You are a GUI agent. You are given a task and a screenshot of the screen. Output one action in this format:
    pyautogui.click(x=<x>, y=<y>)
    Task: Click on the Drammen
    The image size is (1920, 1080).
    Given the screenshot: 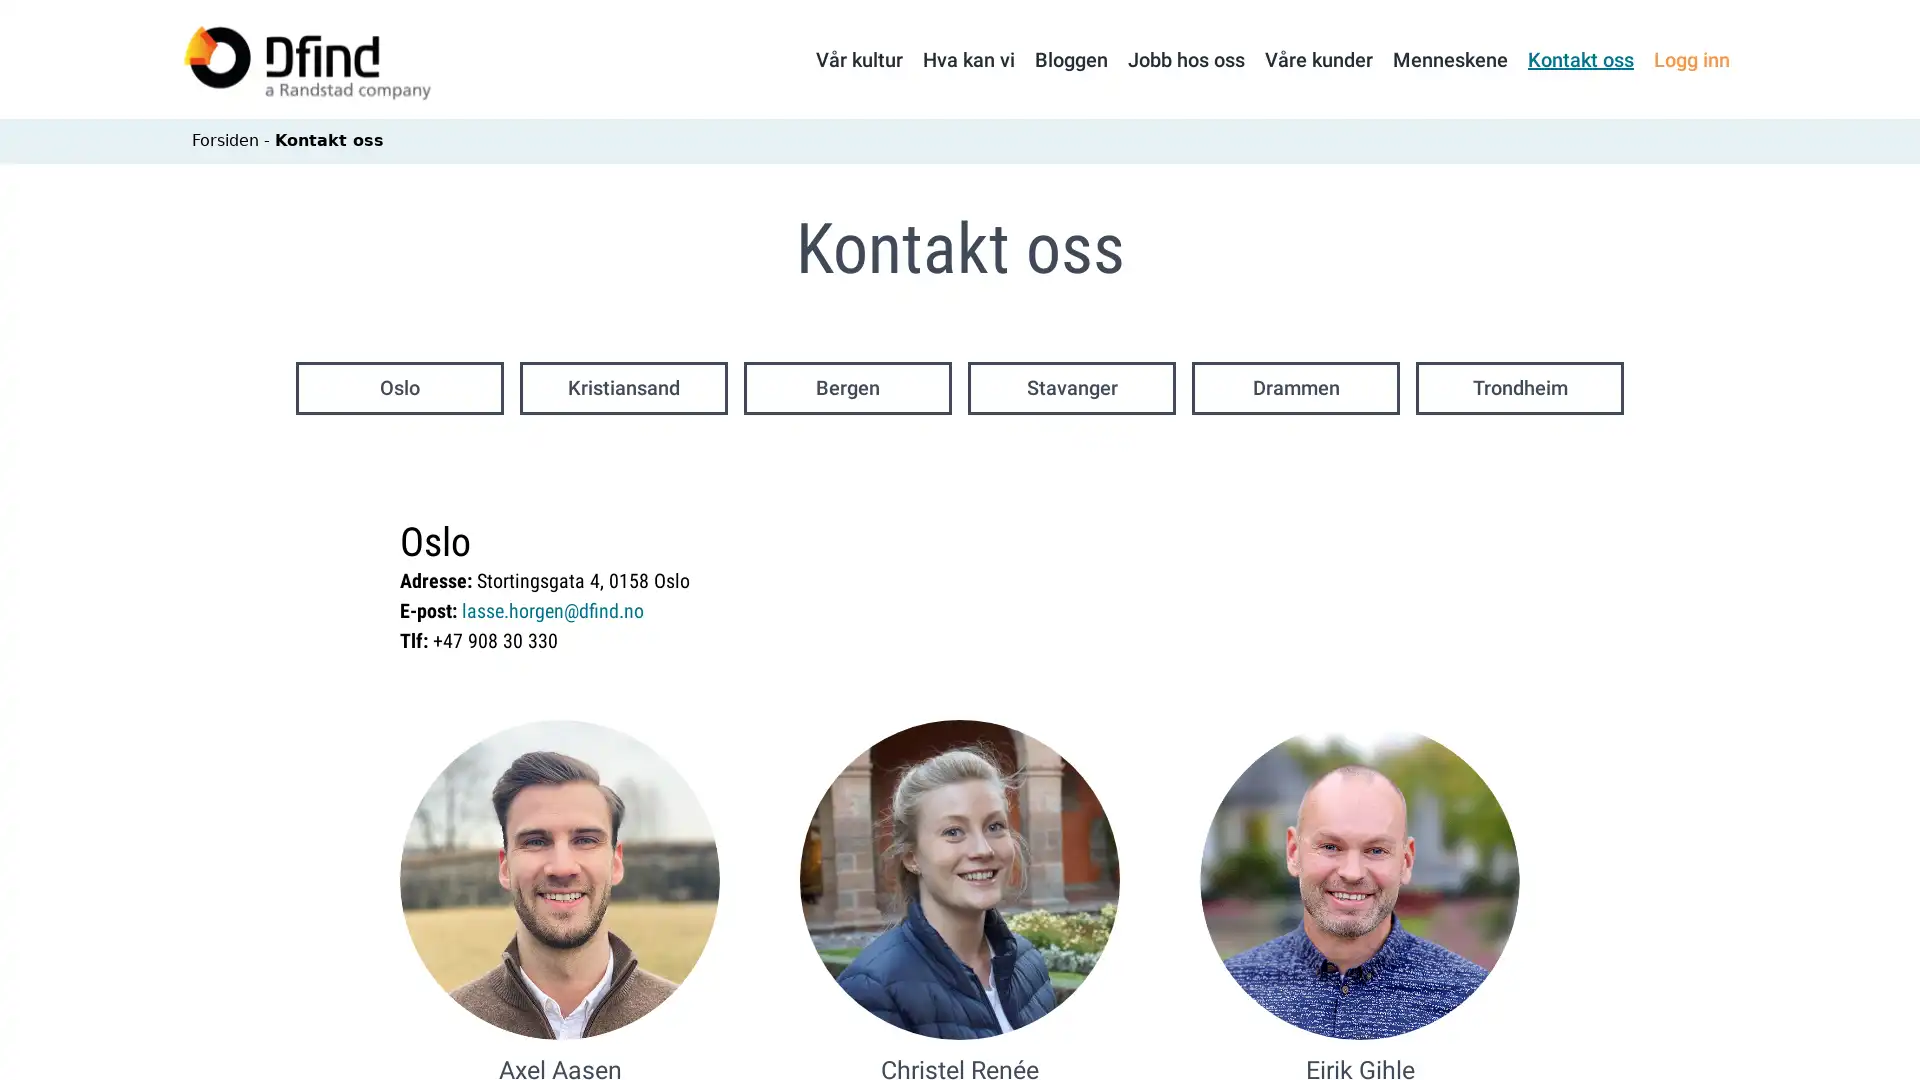 What is the action you would take?
    pyautogui.click(x=1296, y=388)
    